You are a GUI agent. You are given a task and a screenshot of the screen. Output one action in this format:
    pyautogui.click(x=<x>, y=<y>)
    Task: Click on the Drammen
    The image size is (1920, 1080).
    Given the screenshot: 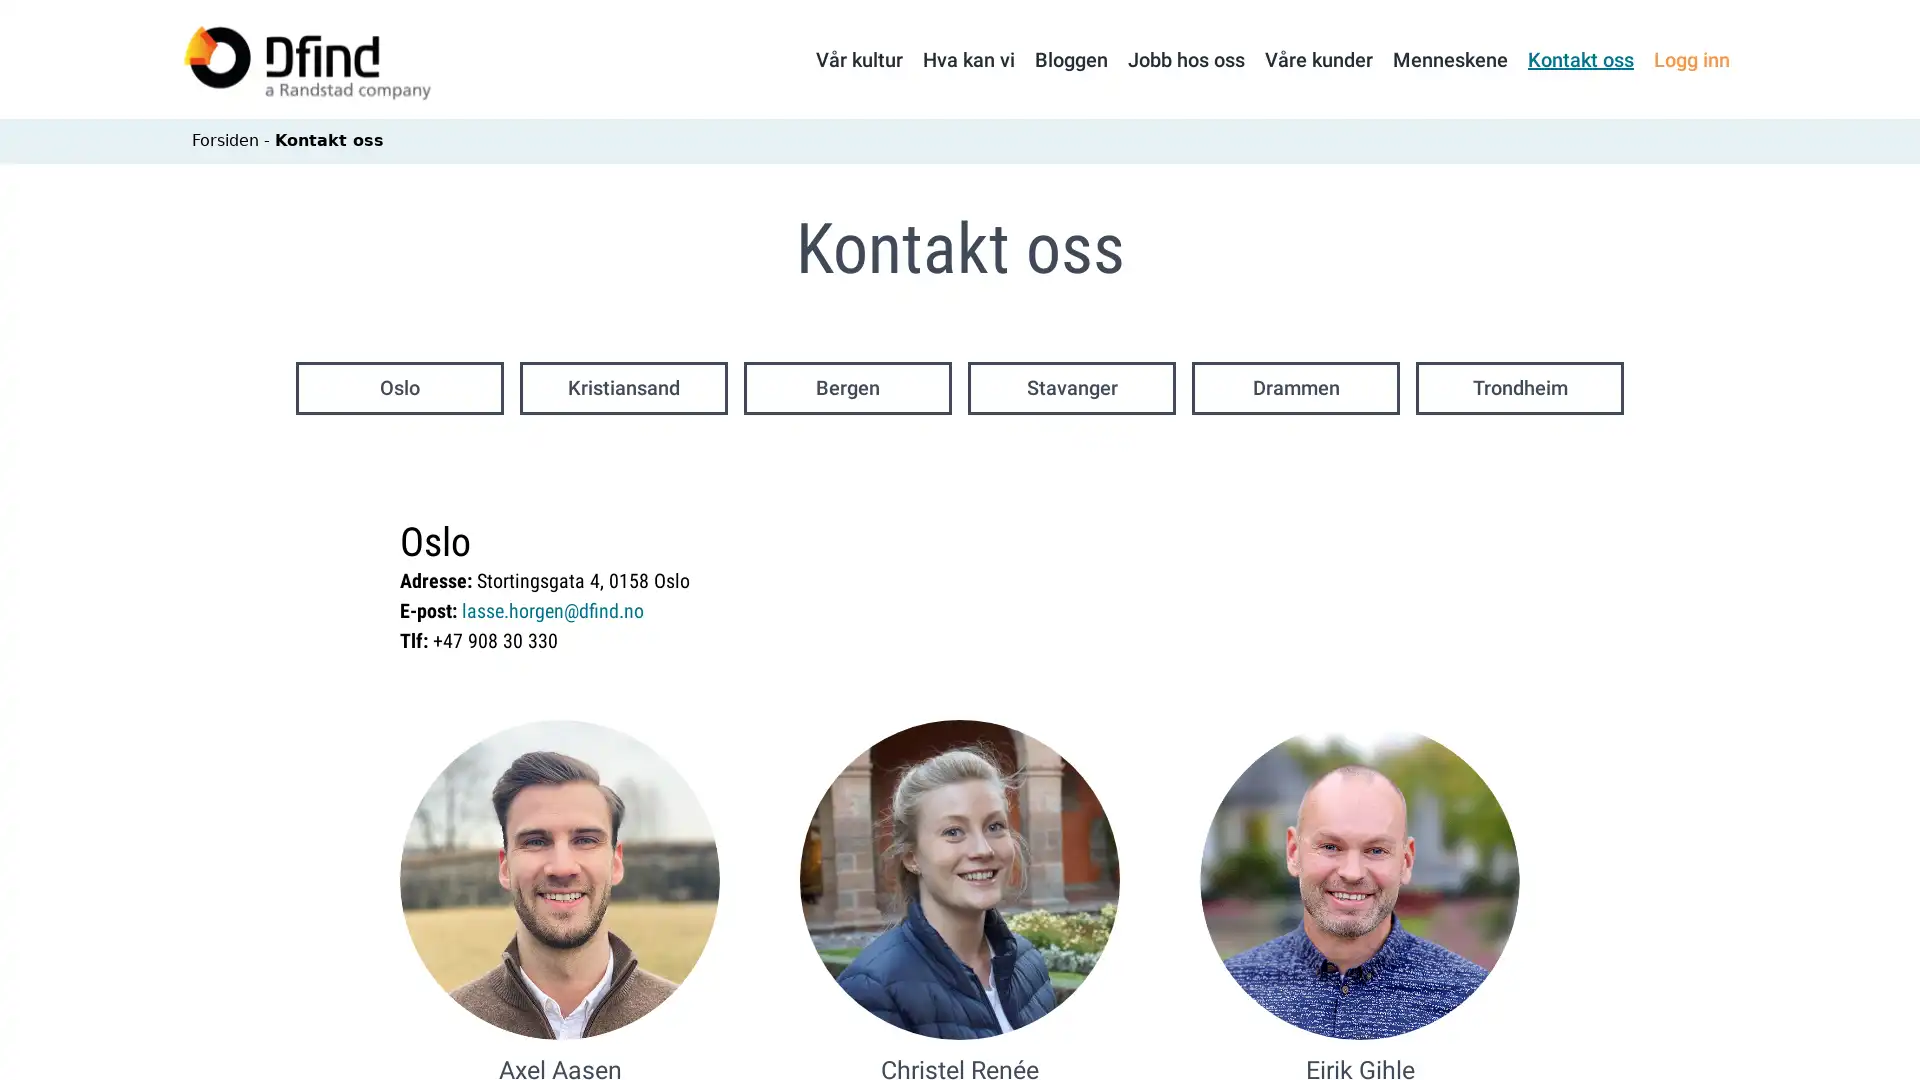 What is the action you would take?
    pyautogui.click(x=1296, y=388)
    